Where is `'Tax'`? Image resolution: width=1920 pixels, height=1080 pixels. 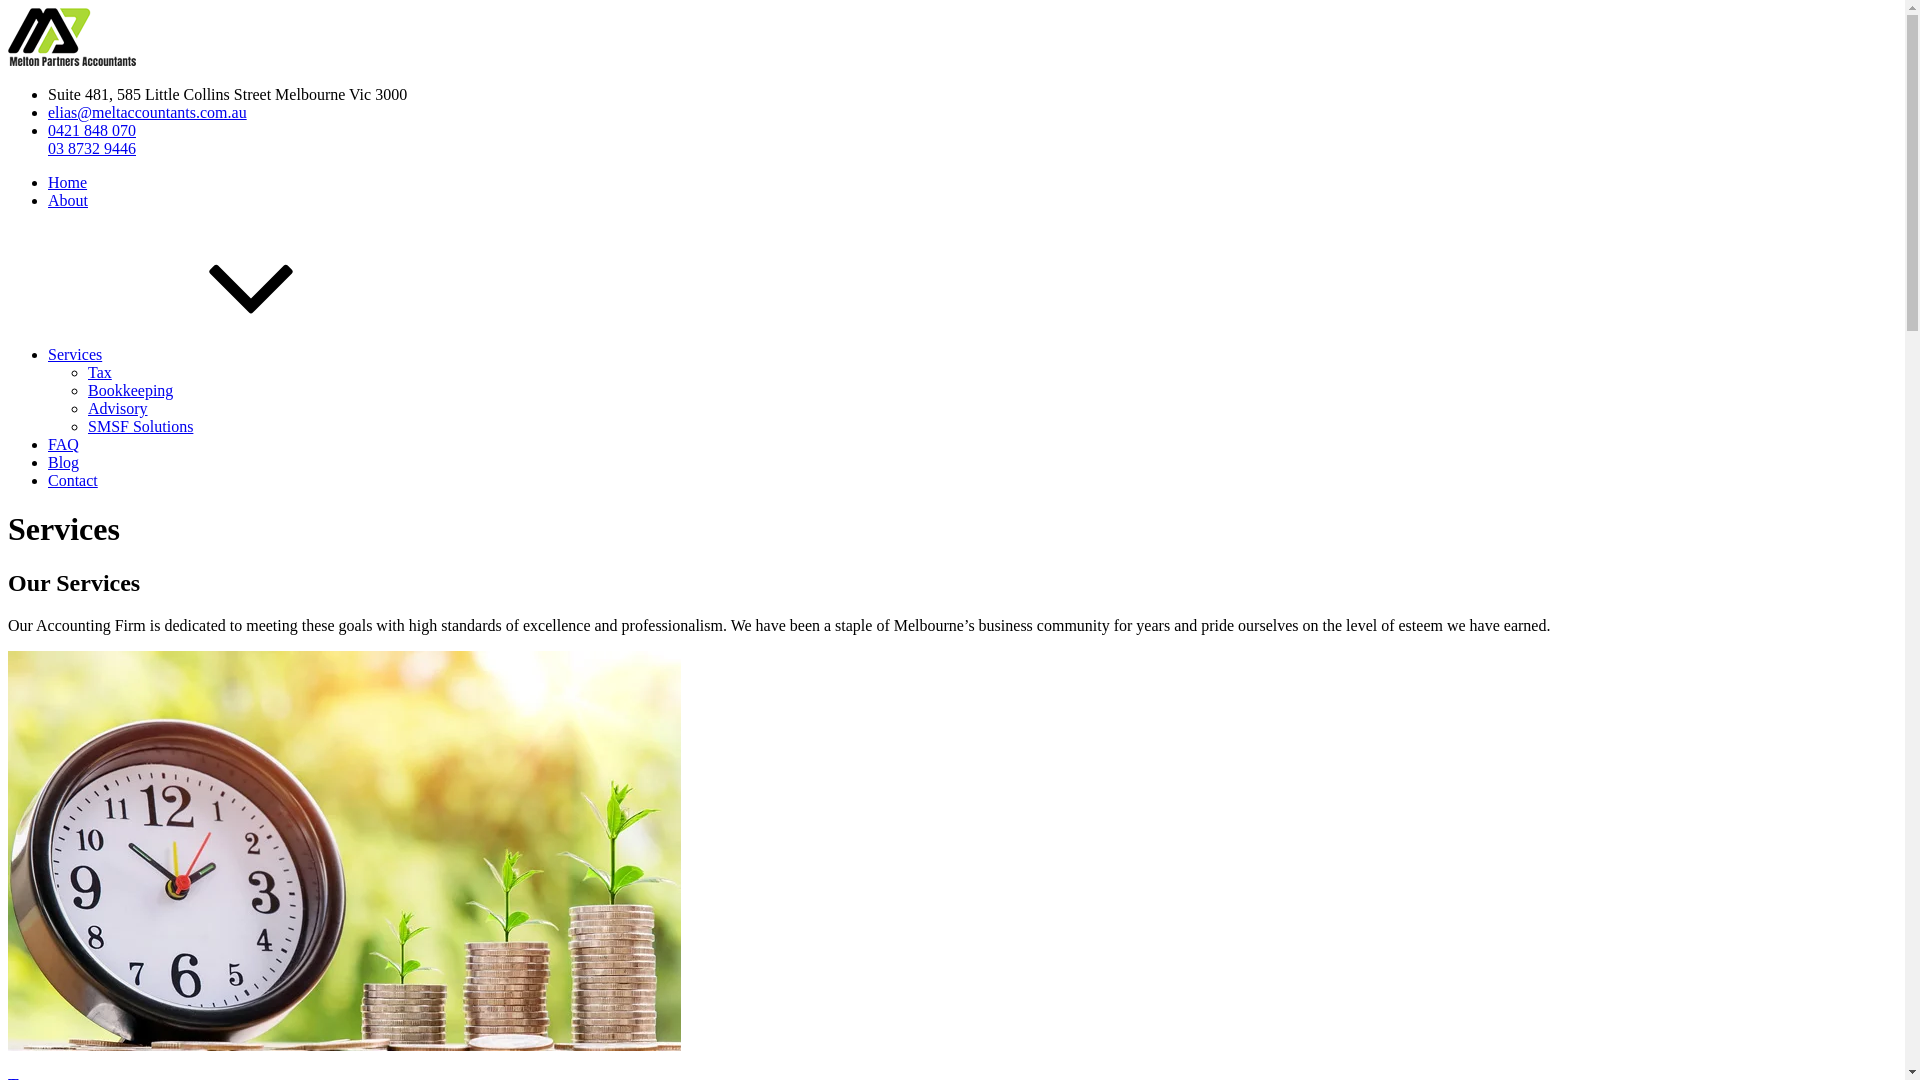
'Tax' is located at coordinates (99, 372).